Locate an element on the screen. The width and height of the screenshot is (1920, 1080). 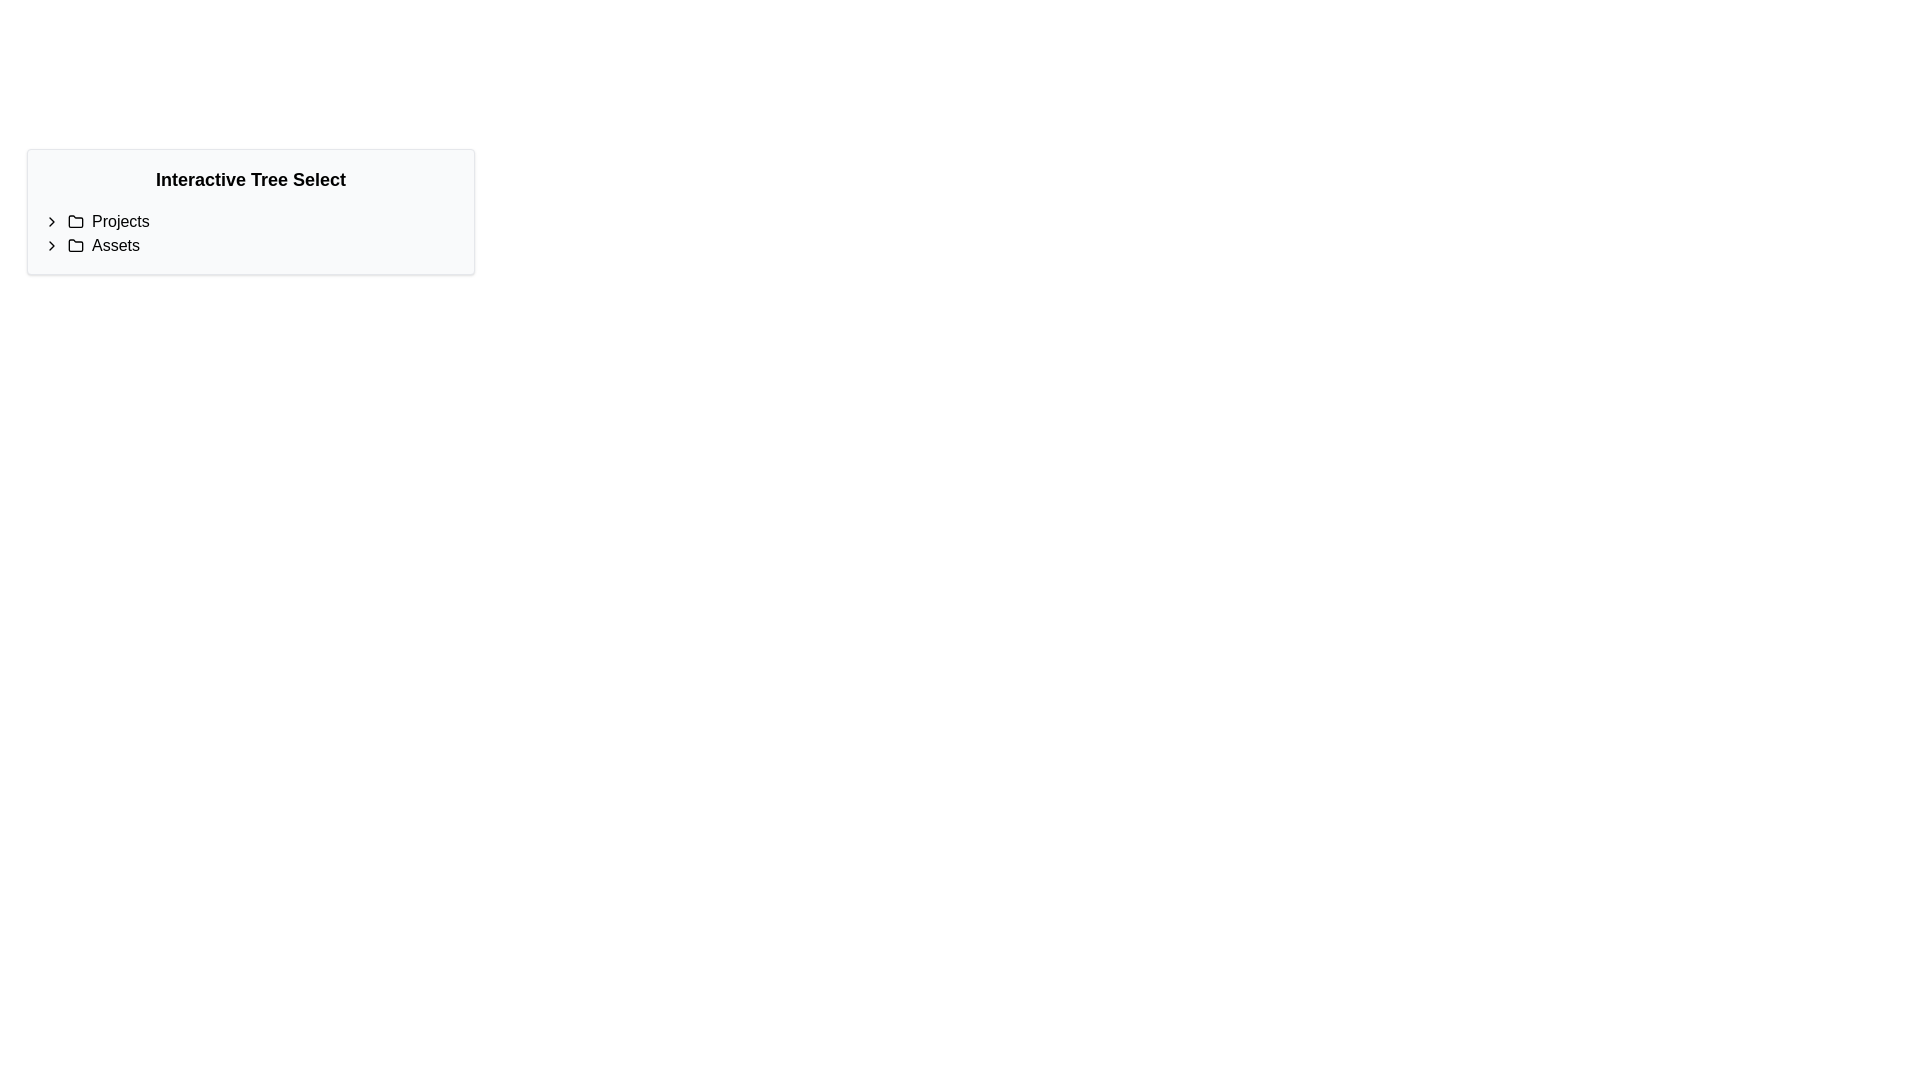
the right-pointing chevron icon toggle located to the left of the 'Projects' text is located at coordinates (52, 222).